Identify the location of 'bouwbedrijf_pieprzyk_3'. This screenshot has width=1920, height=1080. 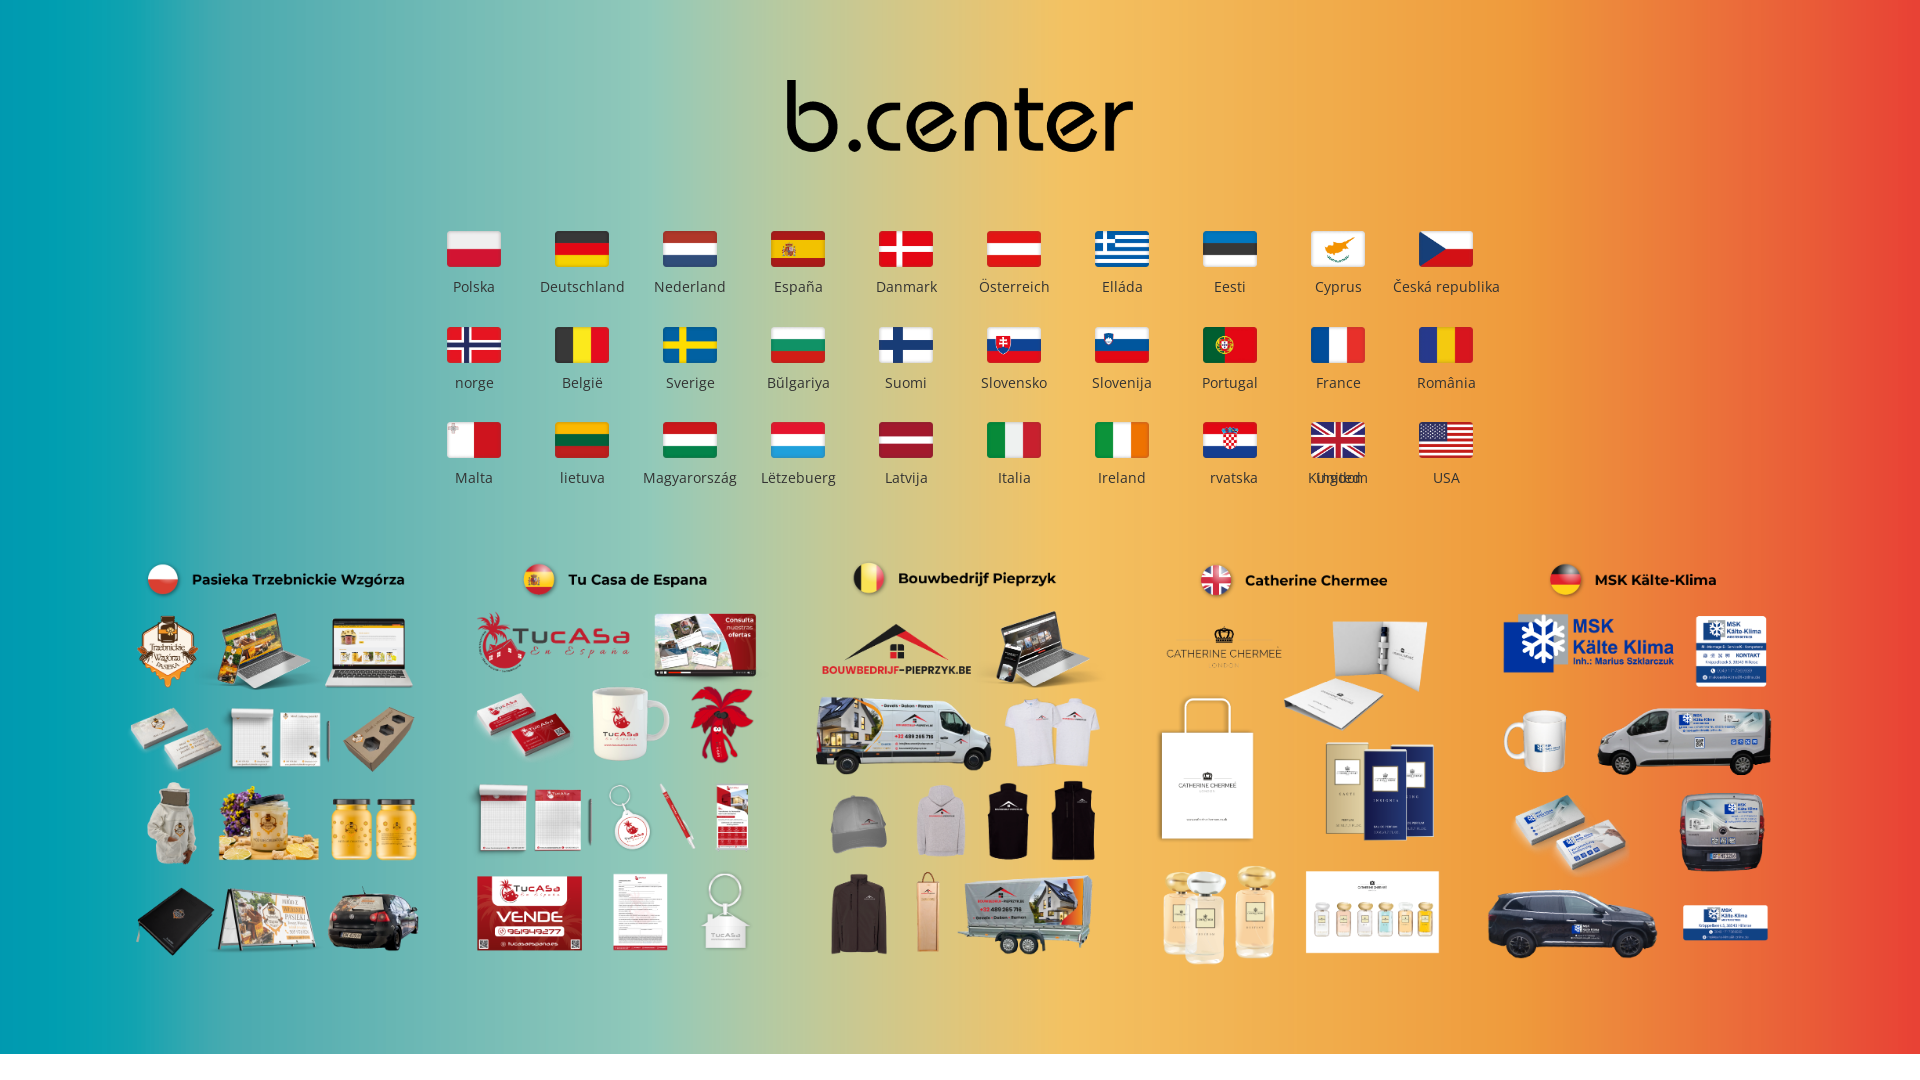
(953, 762).